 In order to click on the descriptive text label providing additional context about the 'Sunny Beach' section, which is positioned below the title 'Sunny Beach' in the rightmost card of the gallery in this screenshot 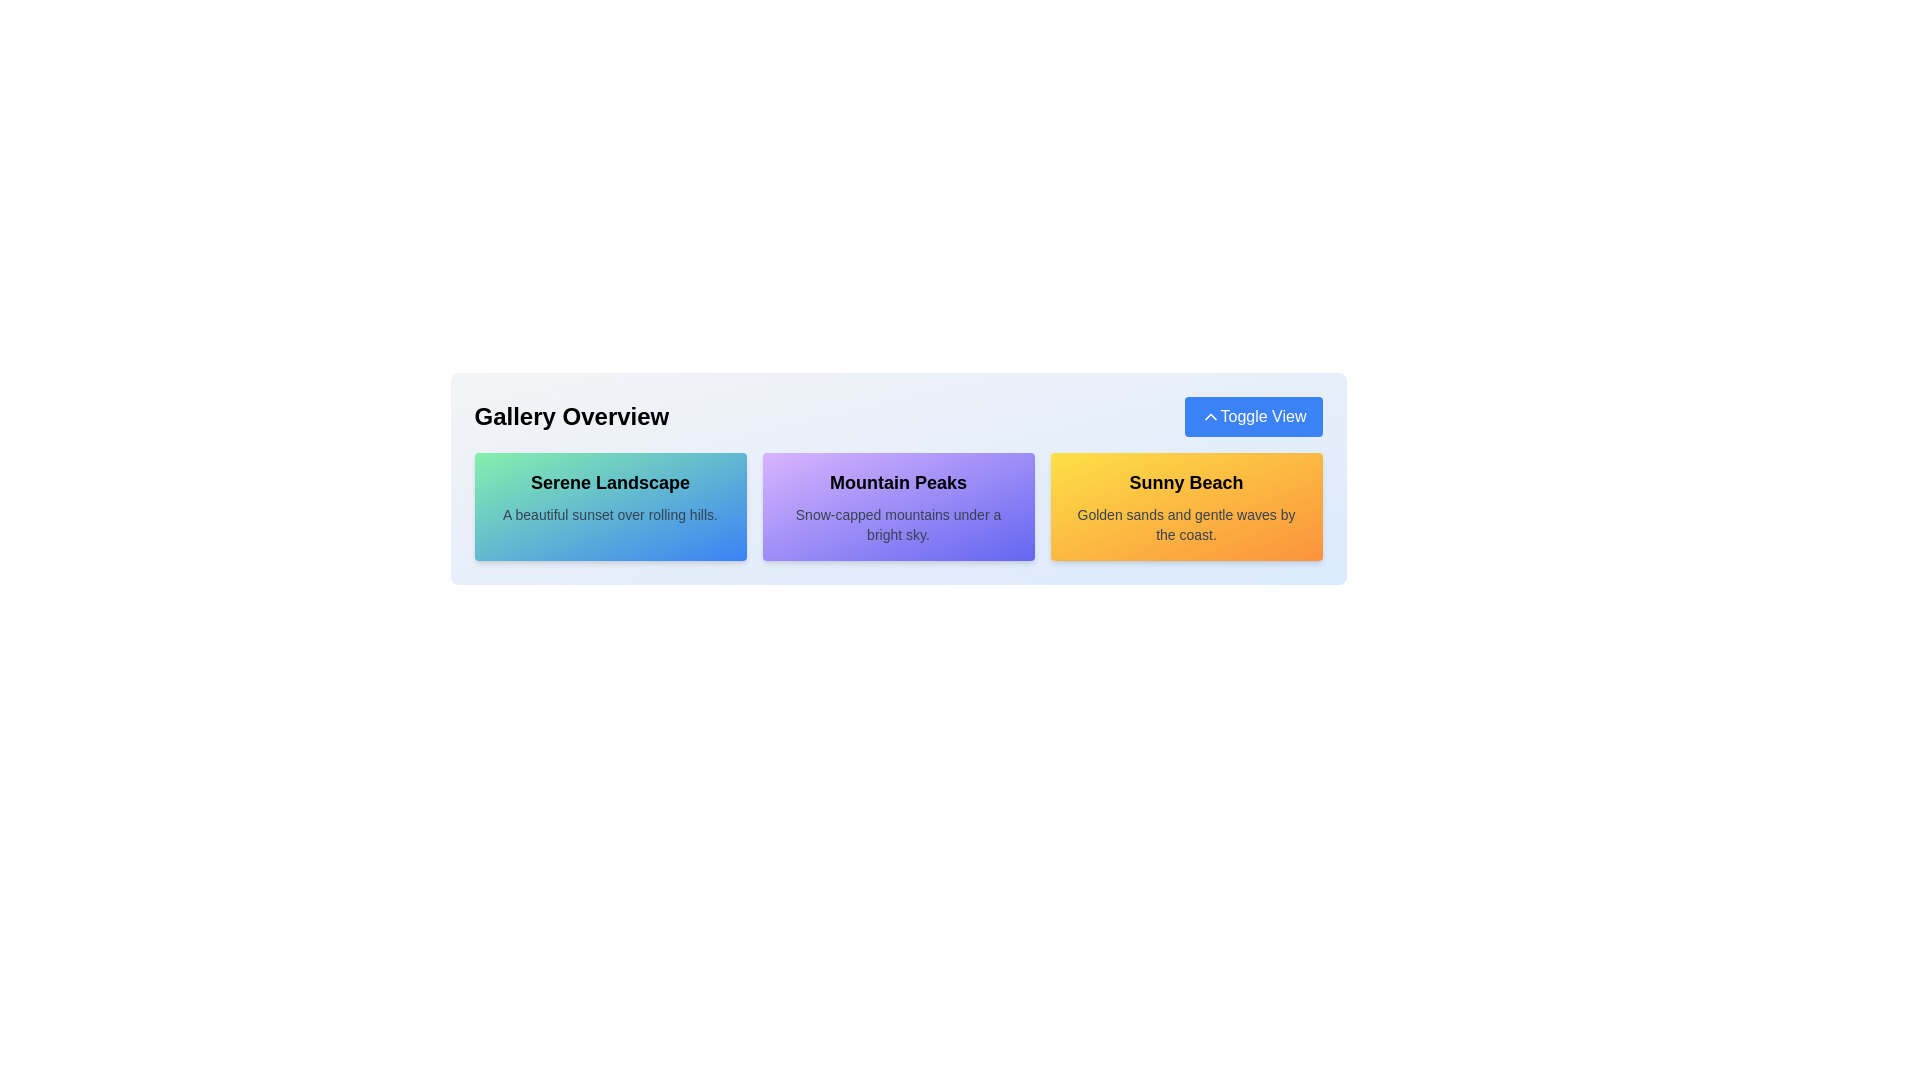, I will do `click(1186, 523)`.